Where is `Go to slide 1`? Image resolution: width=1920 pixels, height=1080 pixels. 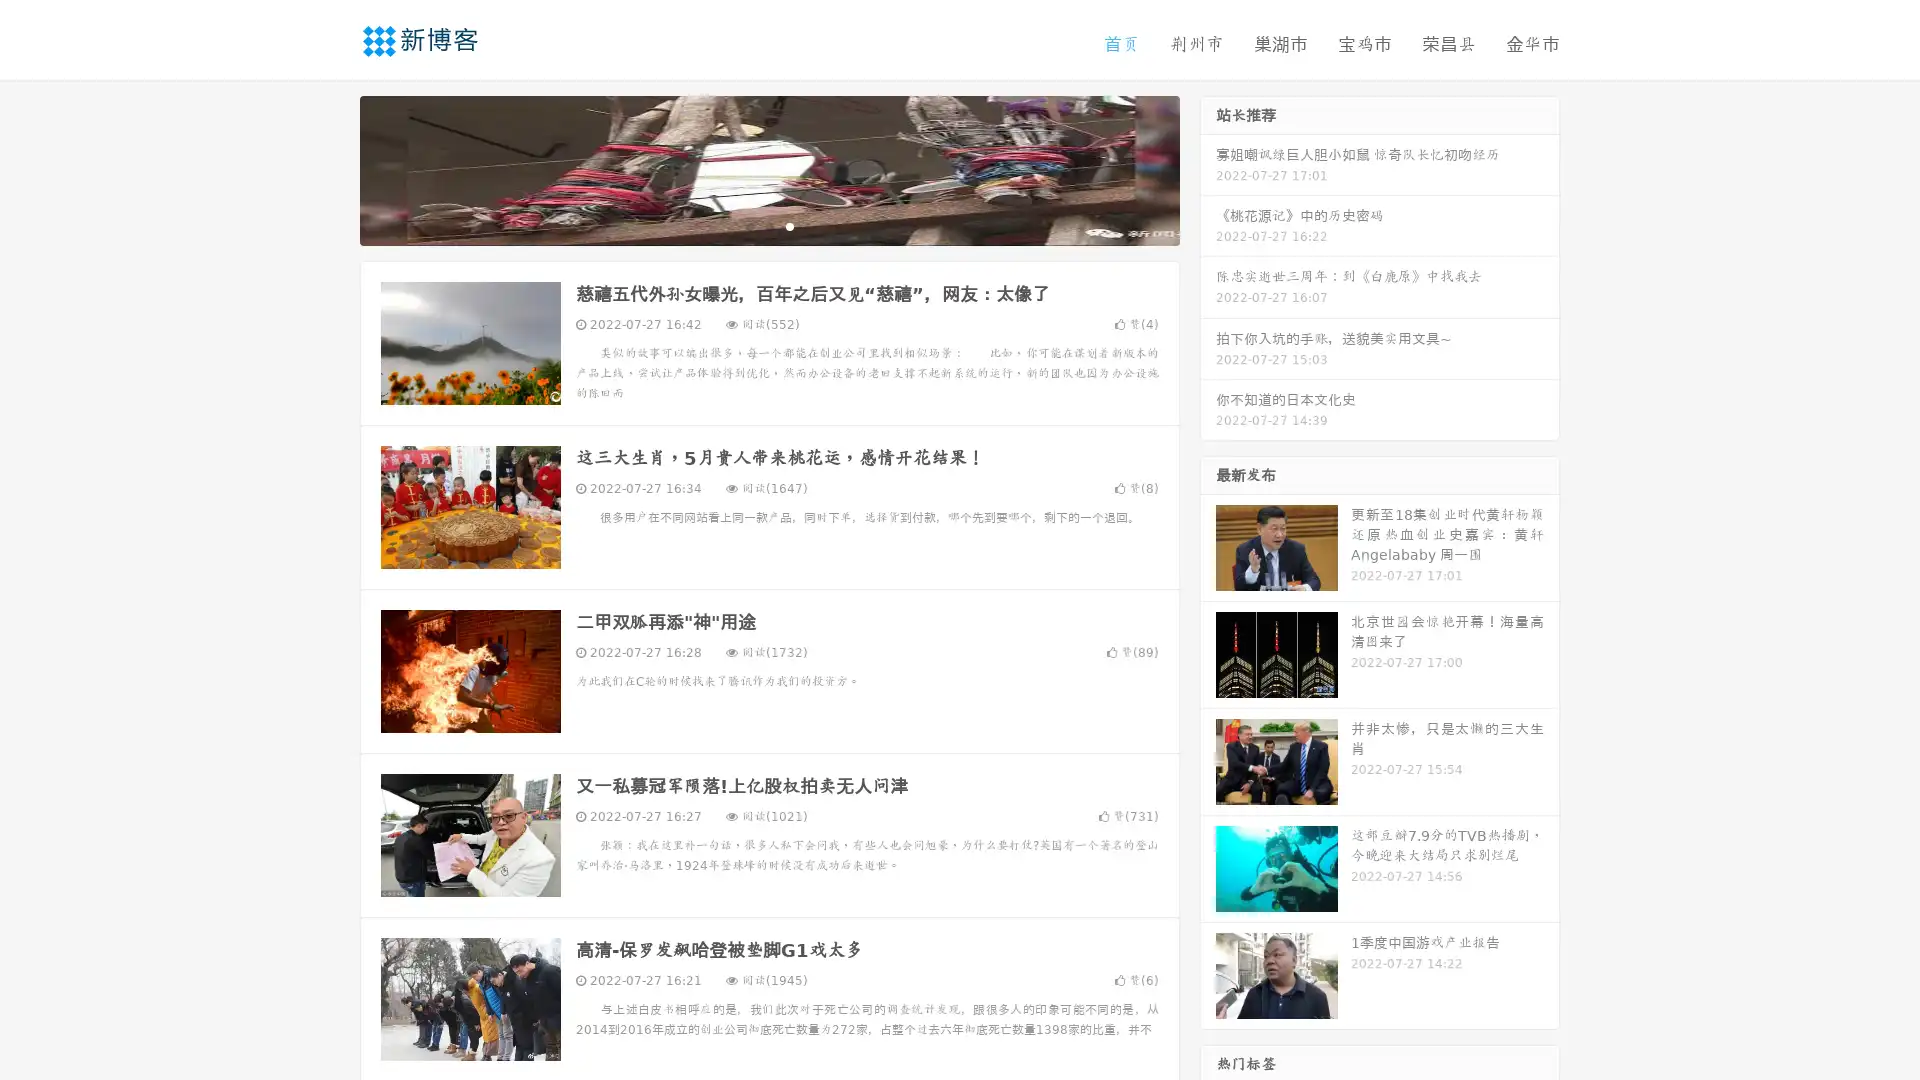
Go to slide 1 is located at coordinates (748, 225).